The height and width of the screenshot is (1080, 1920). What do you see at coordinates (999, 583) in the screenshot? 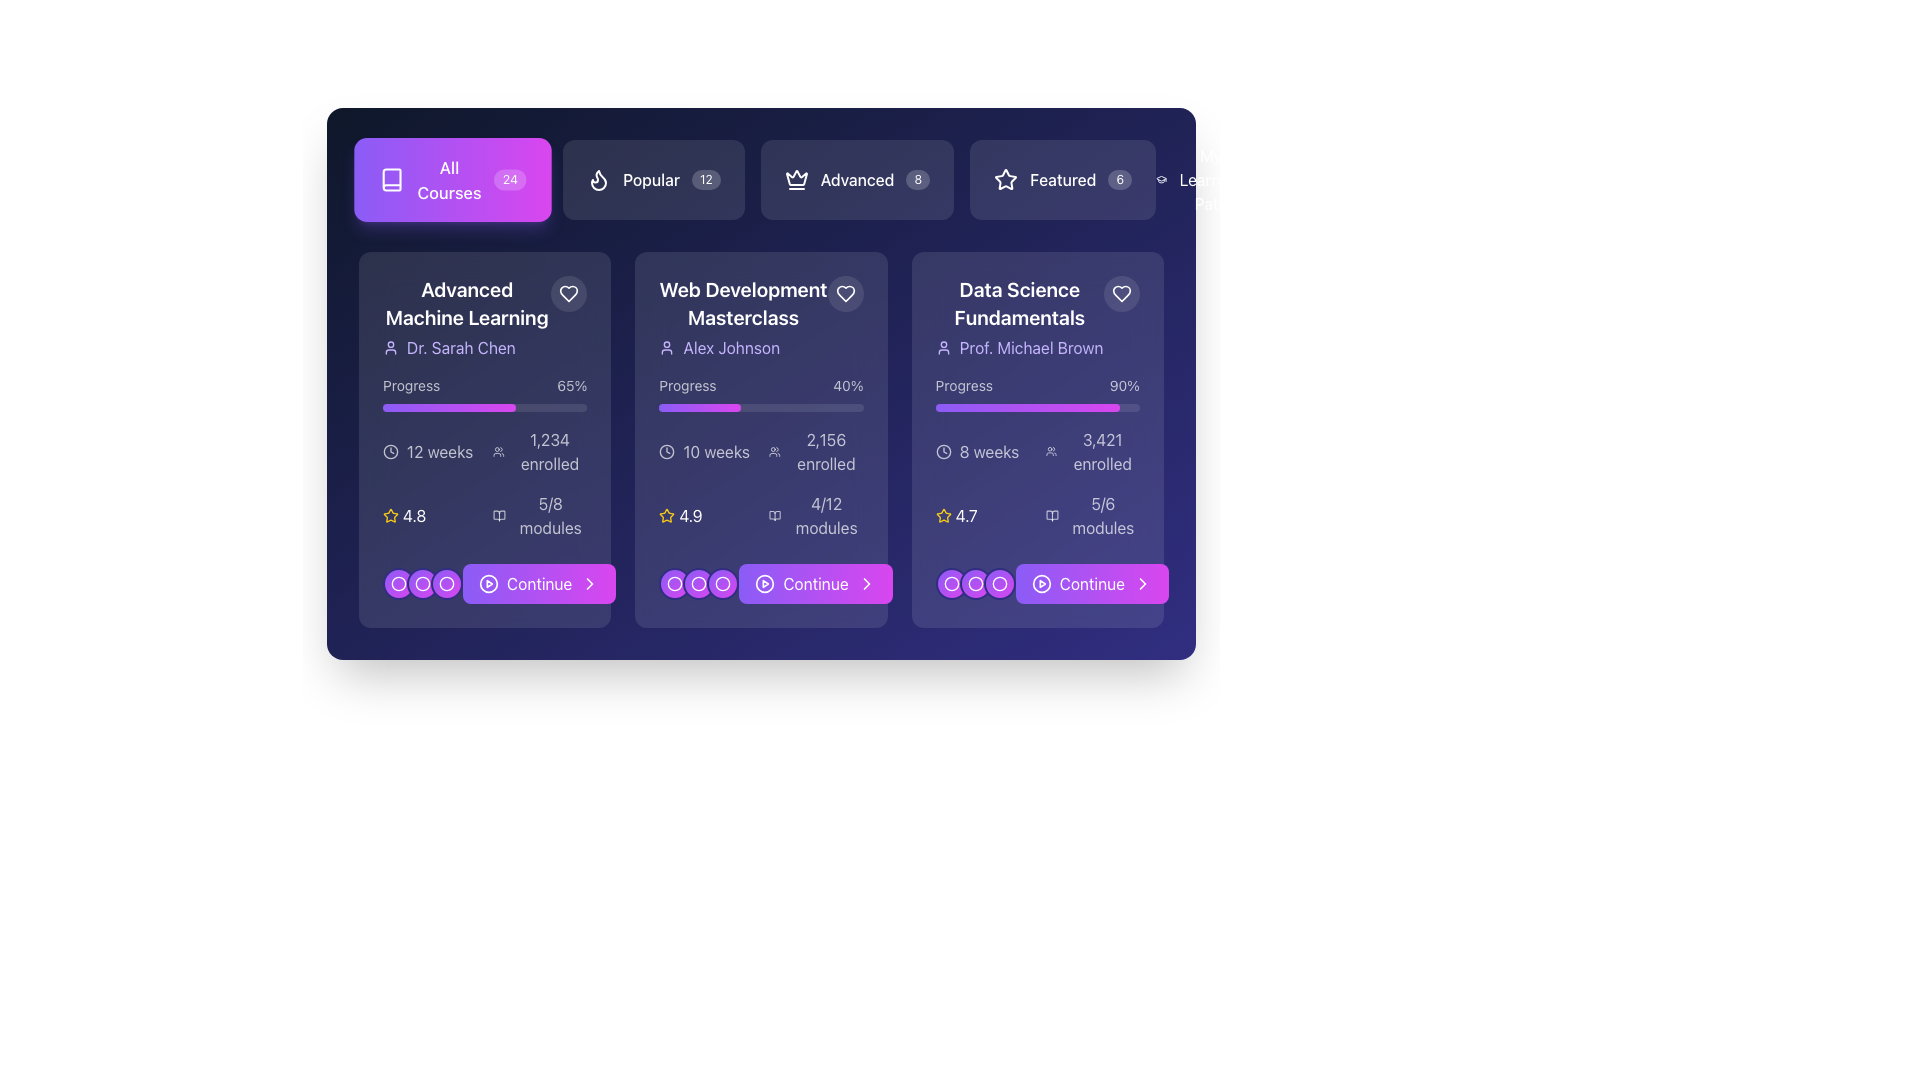
I see `the decorative or indicator icon located centrally within the 'Data Science Fundamentals' card, which is the third card in the row of cards` at bounding box center [999, 583].